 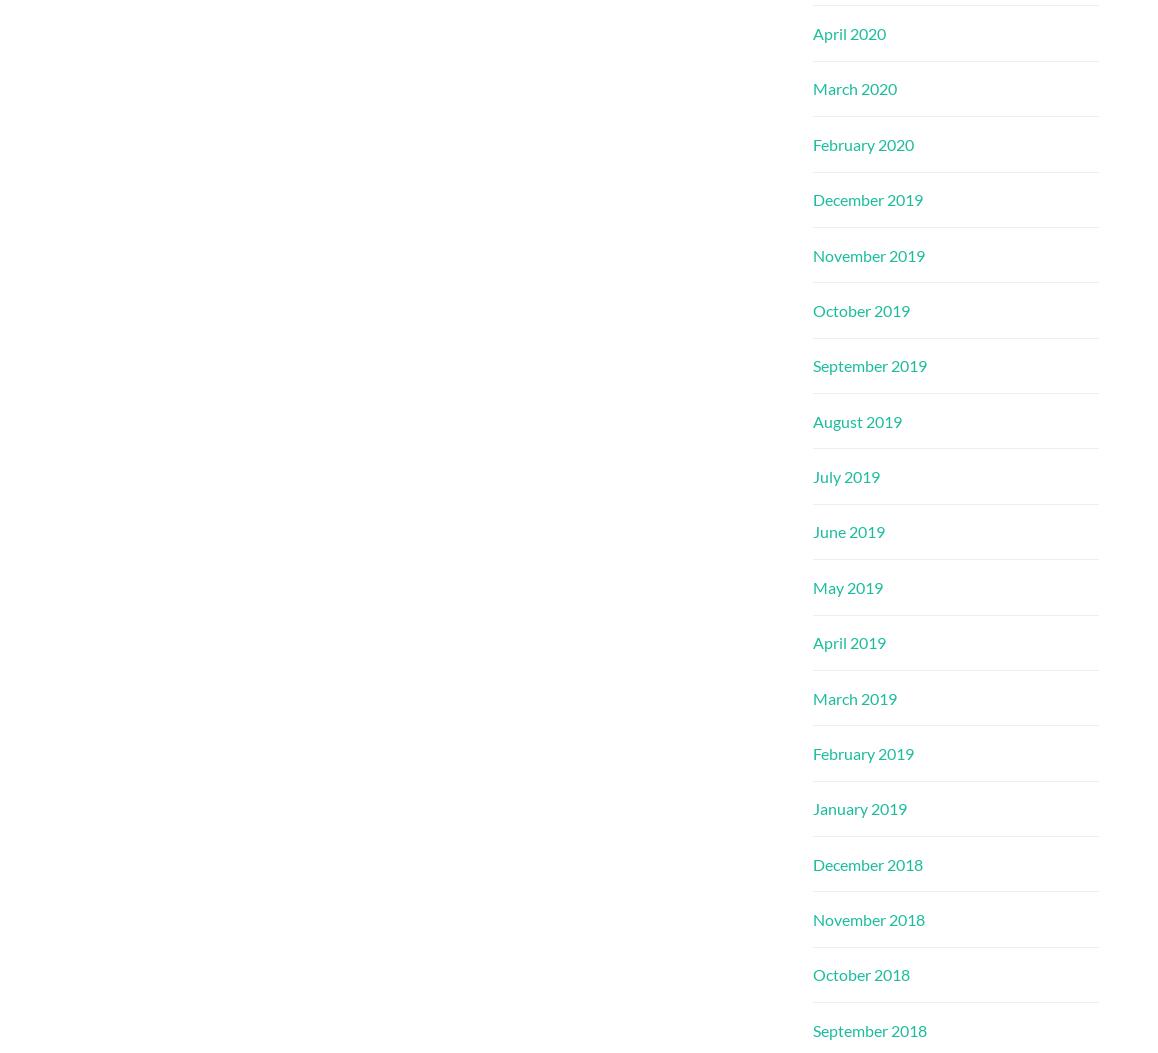 I want to click on 'November 2019', so click(x=812, y=253).